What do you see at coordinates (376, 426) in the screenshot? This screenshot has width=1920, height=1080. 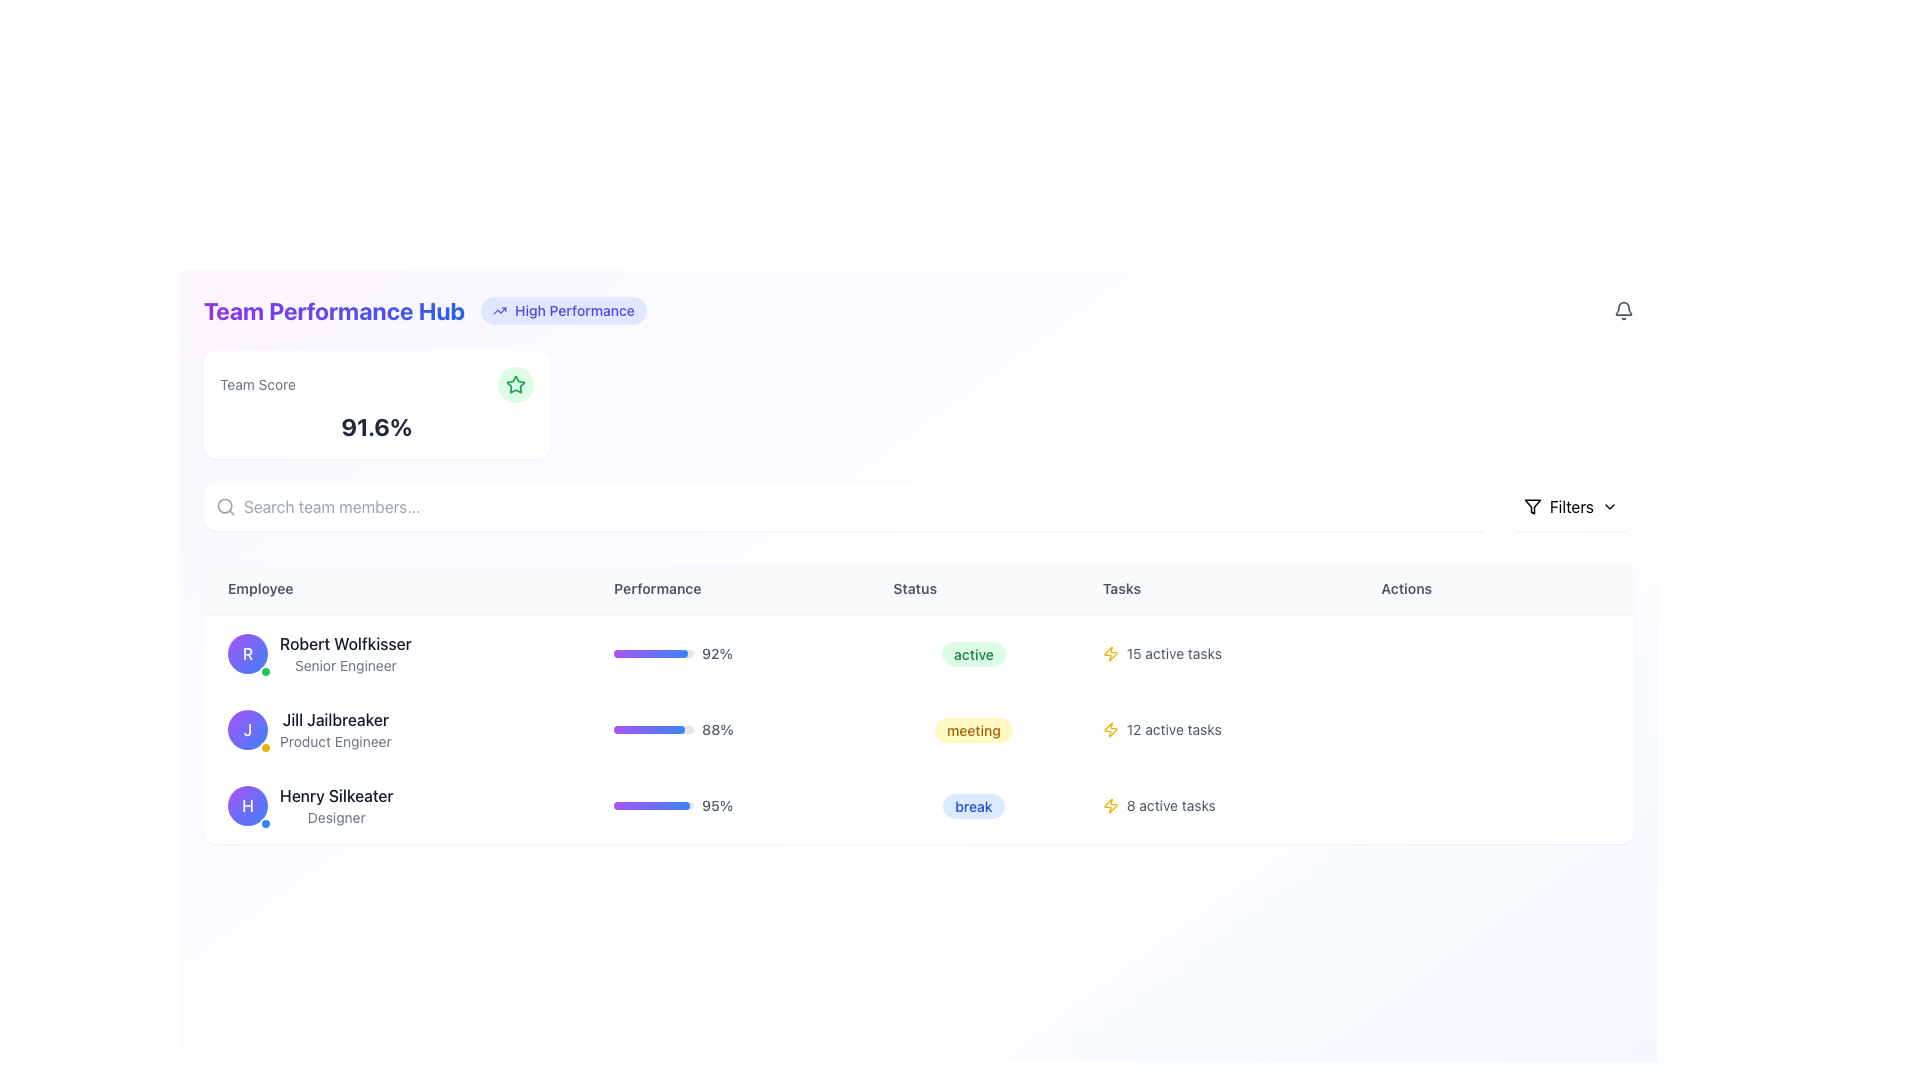 I see `the bold text display showing '91.6%' that is centrally aligned within the 'Team Score' card` at bounding box center [376, 426].